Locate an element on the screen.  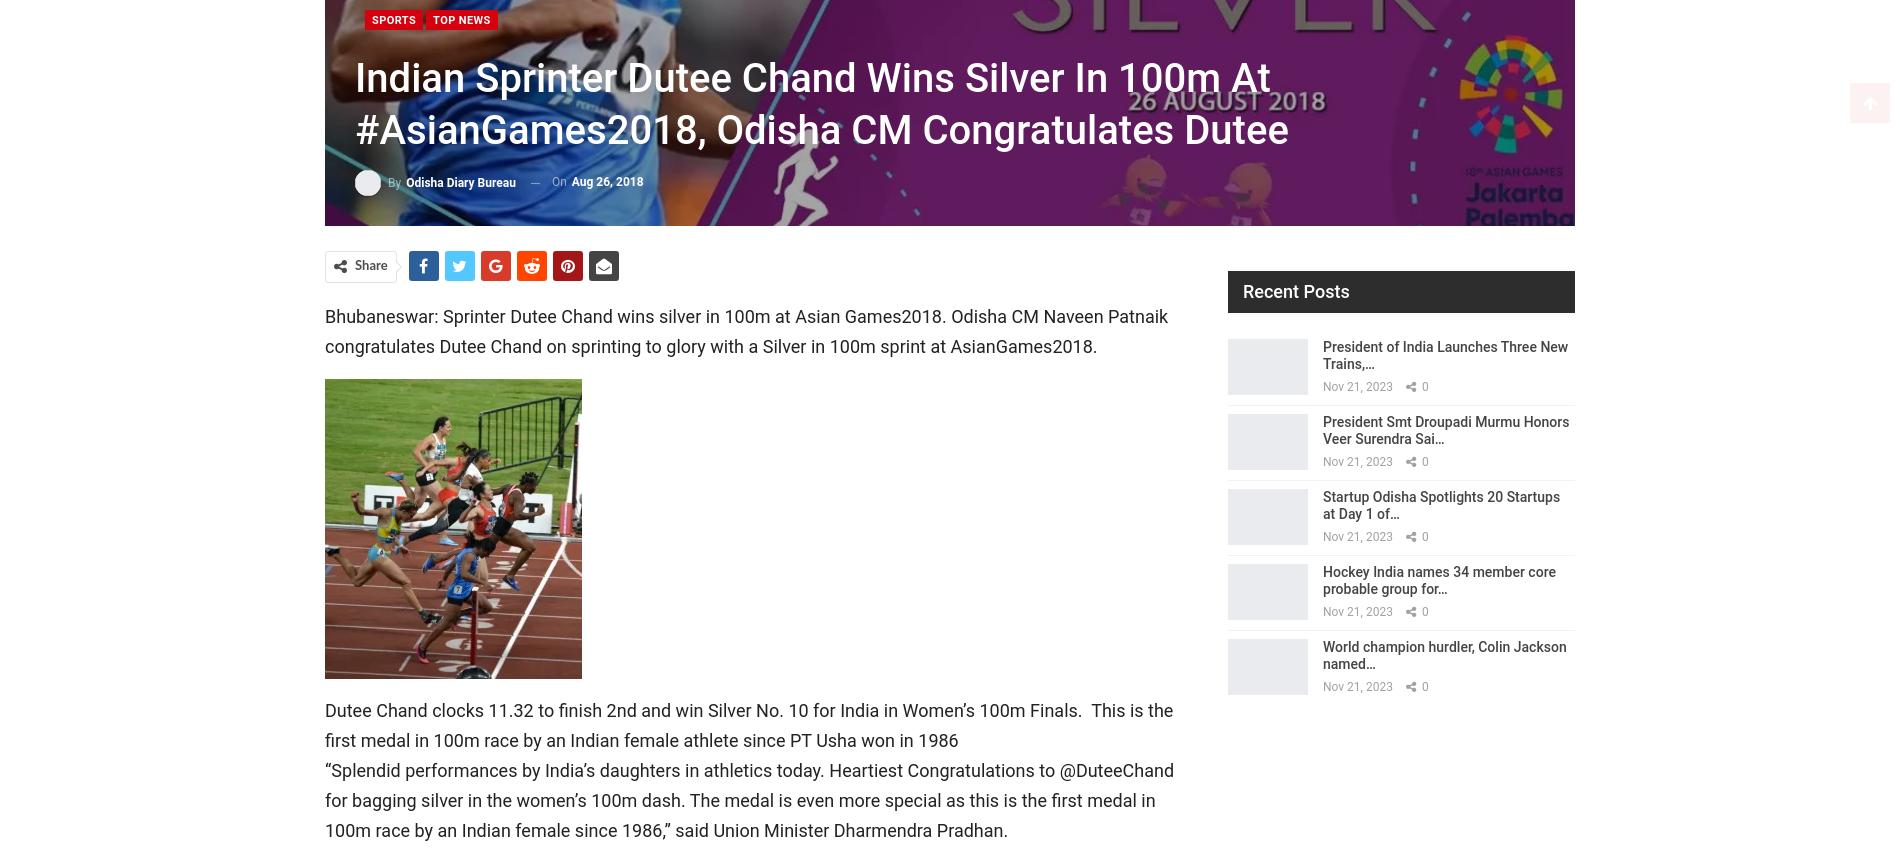
'On' is located at coordinates (559, 181).